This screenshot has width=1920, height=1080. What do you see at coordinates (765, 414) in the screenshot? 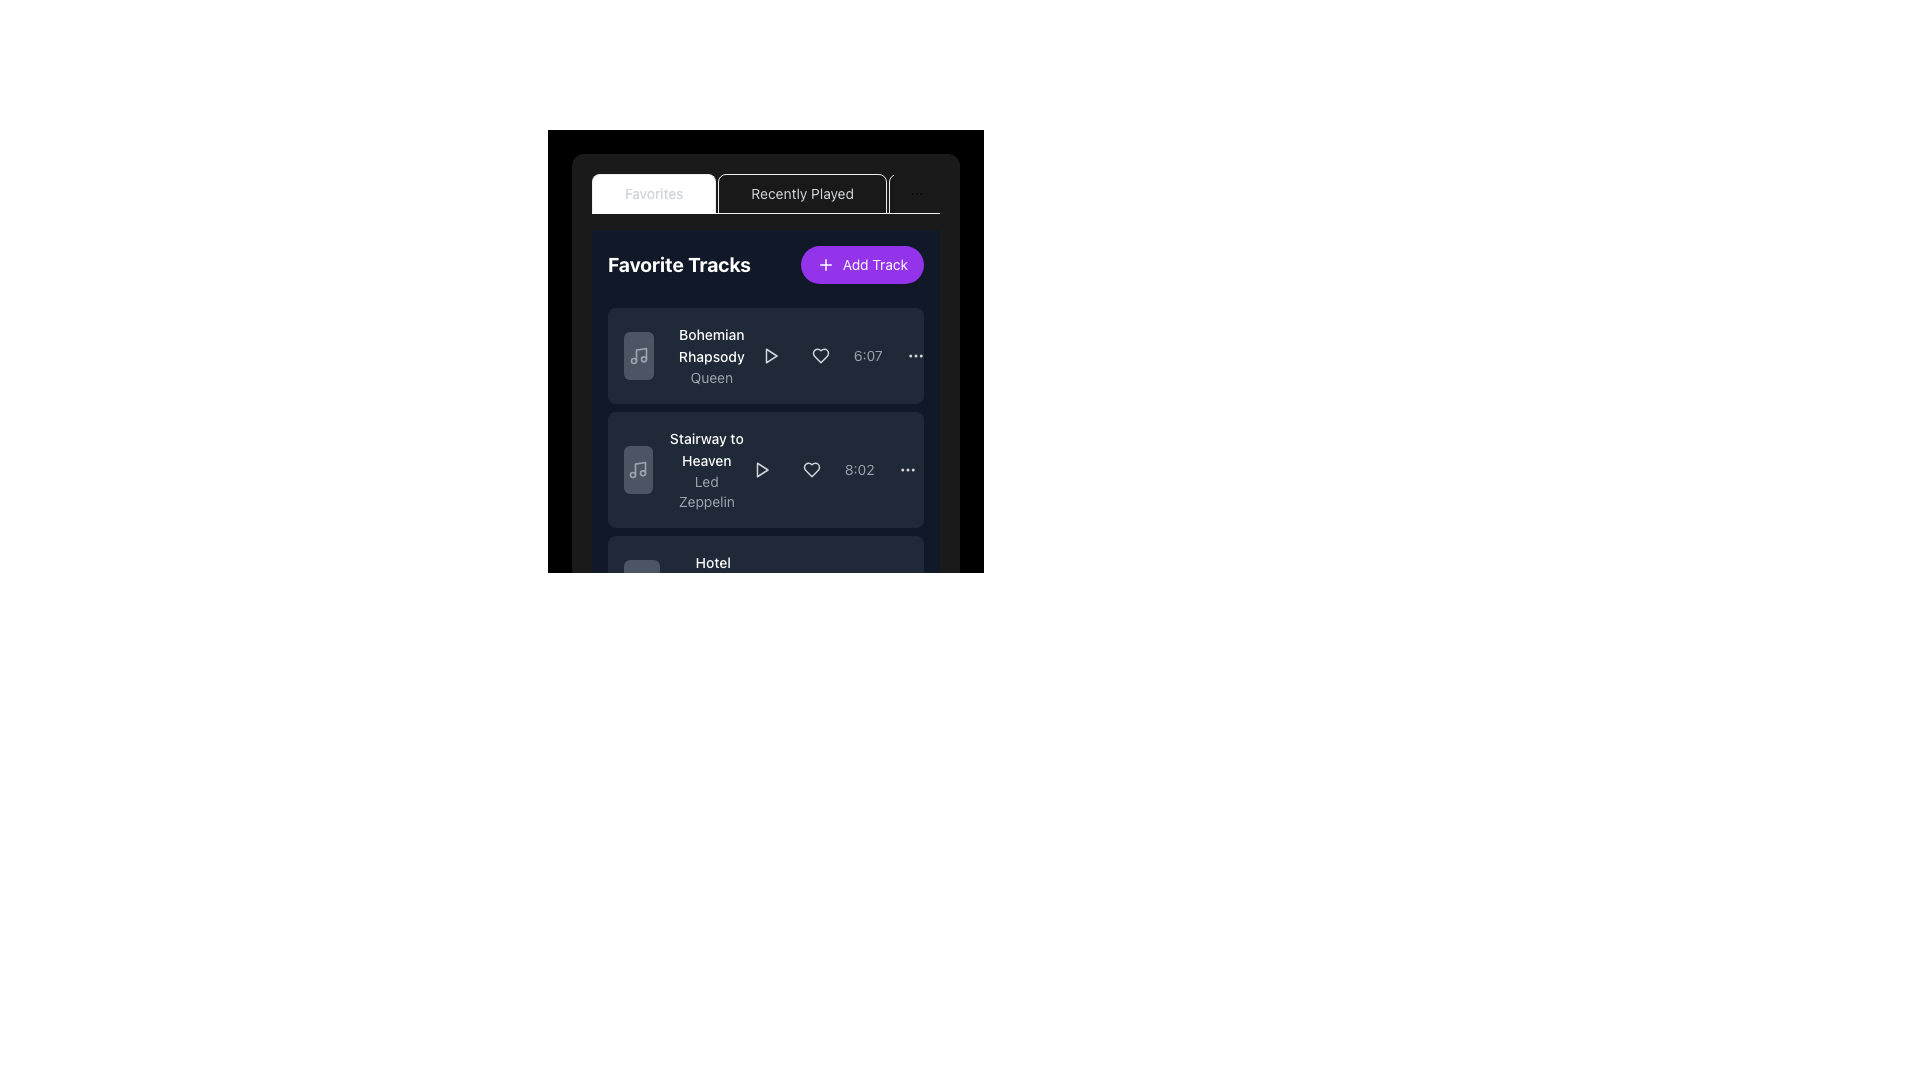
I see `the details of the song represented by the second card in the 'Favorites' tab of the music application` at bounding box center [765, 414].